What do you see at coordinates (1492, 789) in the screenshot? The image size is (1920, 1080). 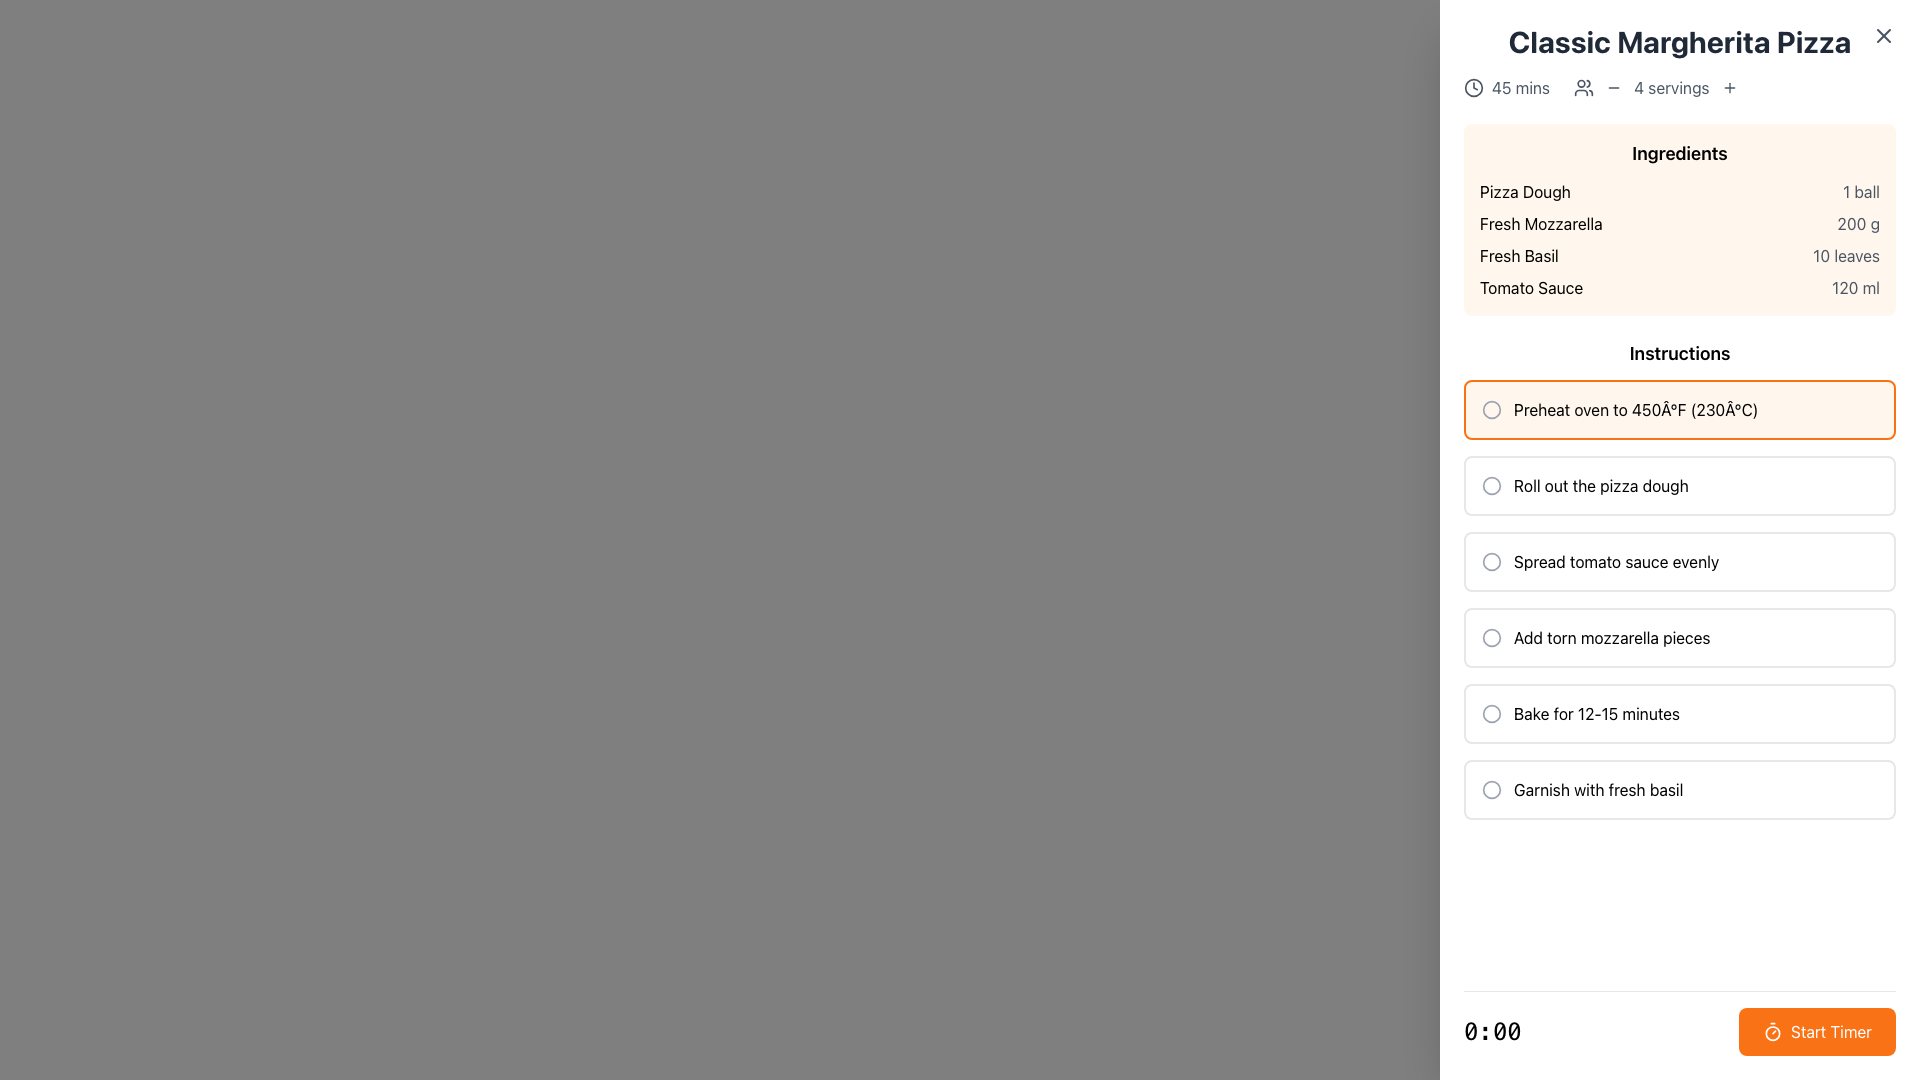 I see `the circular icon with a gray border located to the left of the text 'Garnish with fresh basil'` at bounding box center [1492, 789].